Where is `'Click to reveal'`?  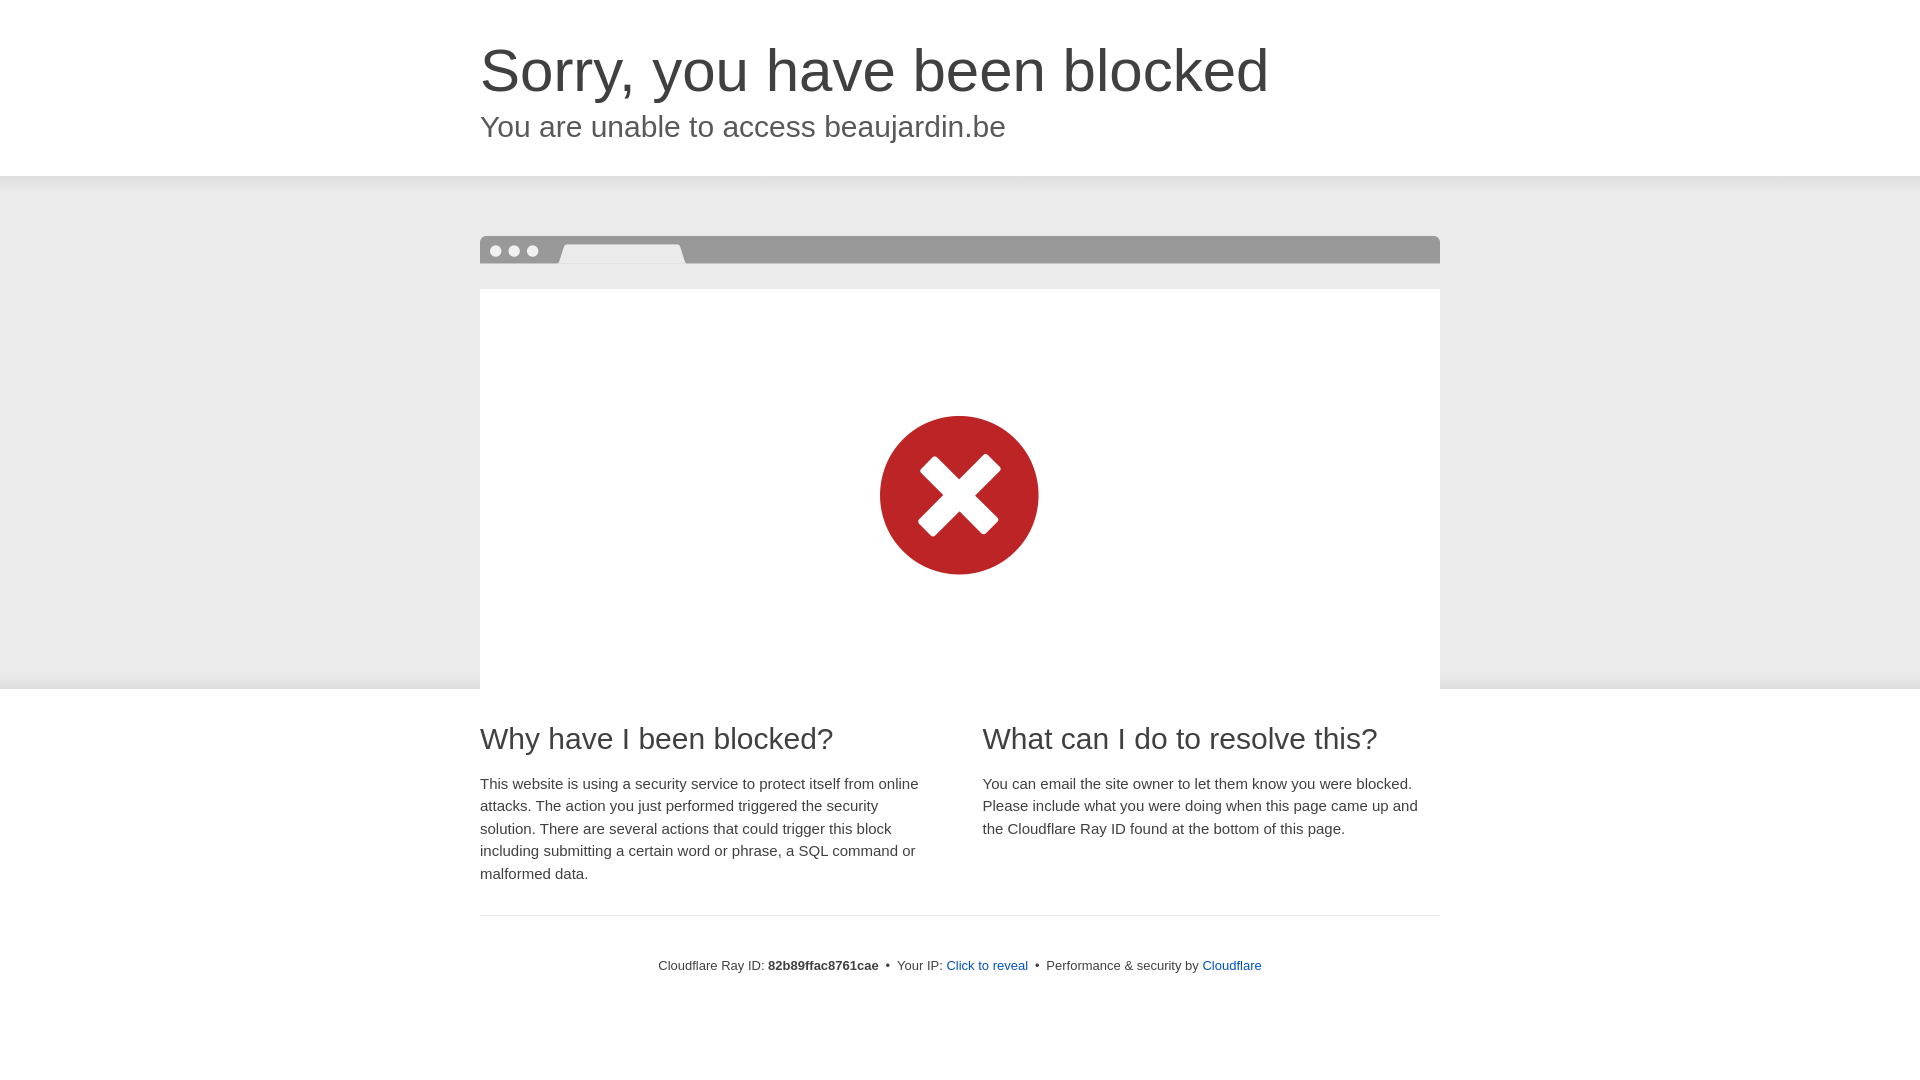
'Click to reveal' is located at coordinates (987, 964).